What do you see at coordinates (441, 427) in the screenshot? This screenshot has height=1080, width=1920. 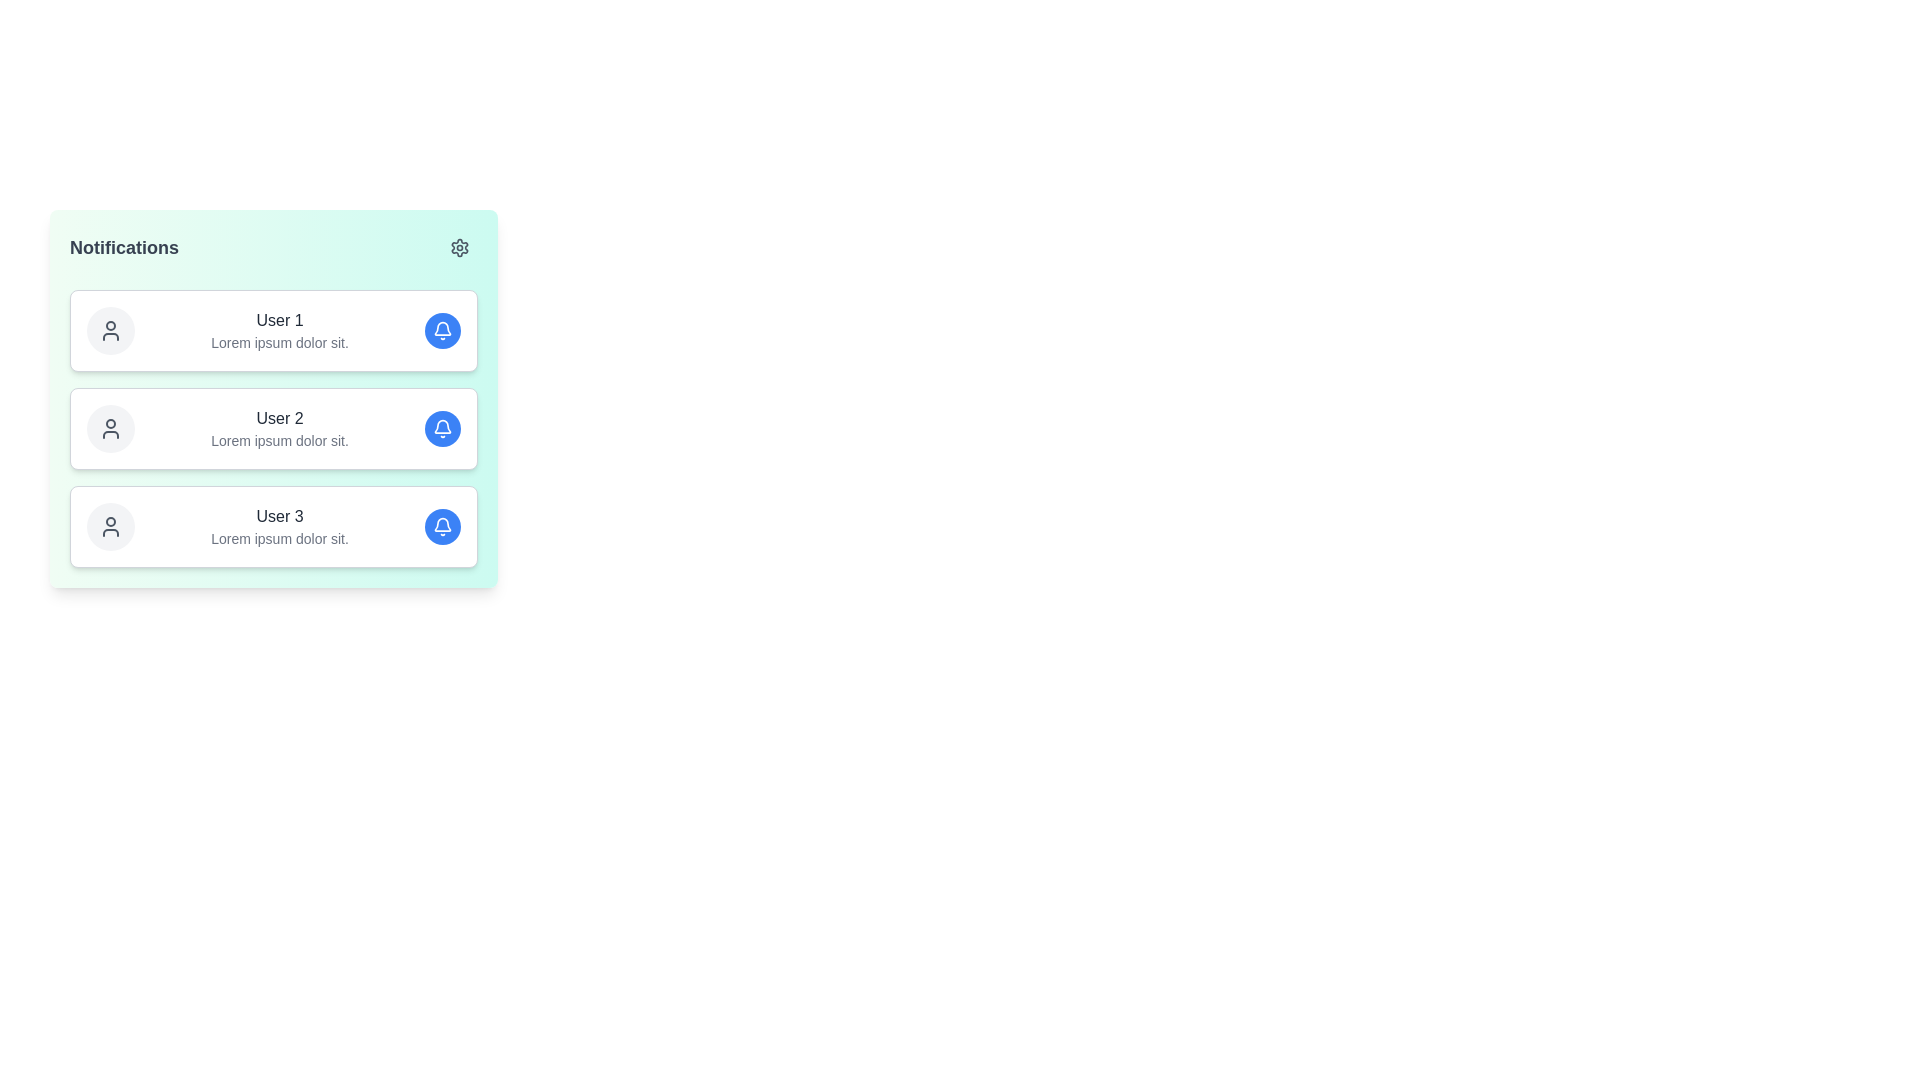 I see `the bell icon that symbolizes notifications, located in the second item of a vertically arranged list, positioned to the far right of the user's name and message preview` at bounding box center [441, 427].